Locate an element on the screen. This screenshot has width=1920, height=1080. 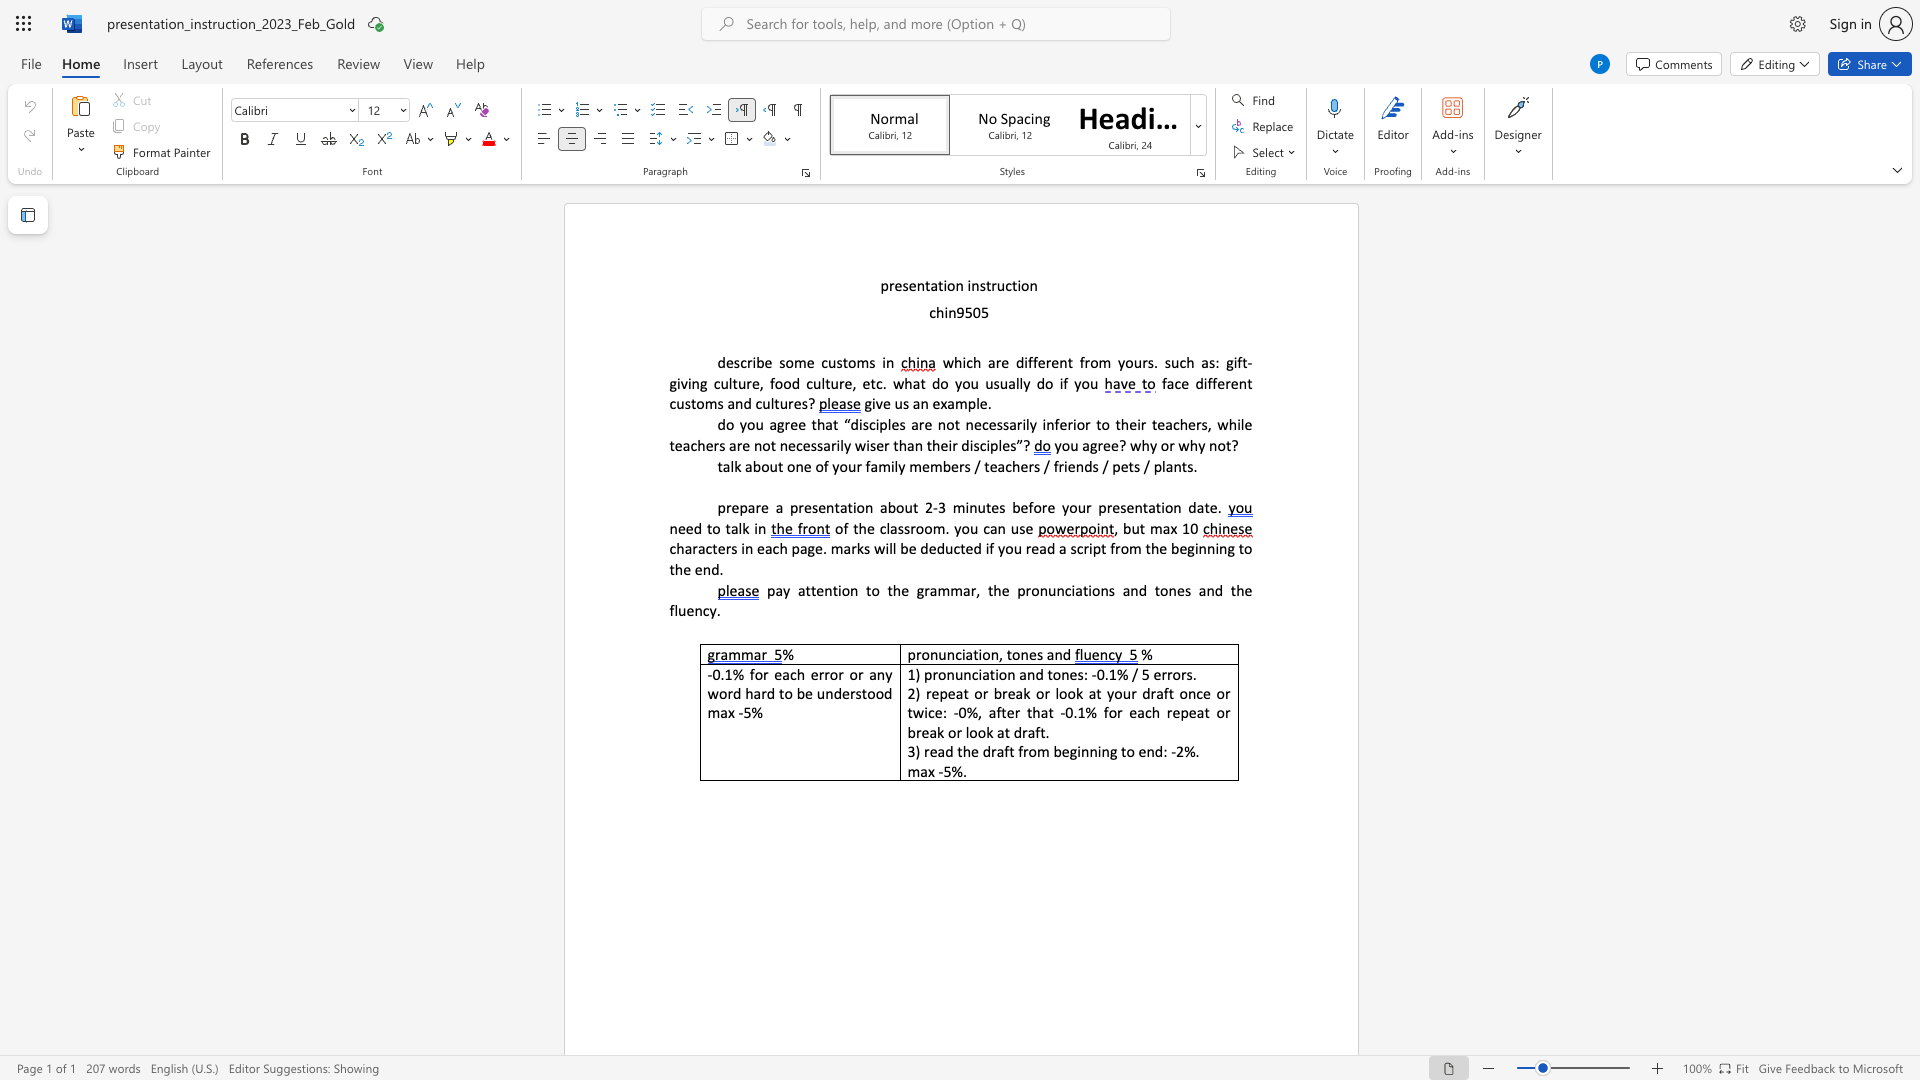
the subset text "esent" within the text "3 minutes before your presentation date." is located at coordinates (1111, 506).